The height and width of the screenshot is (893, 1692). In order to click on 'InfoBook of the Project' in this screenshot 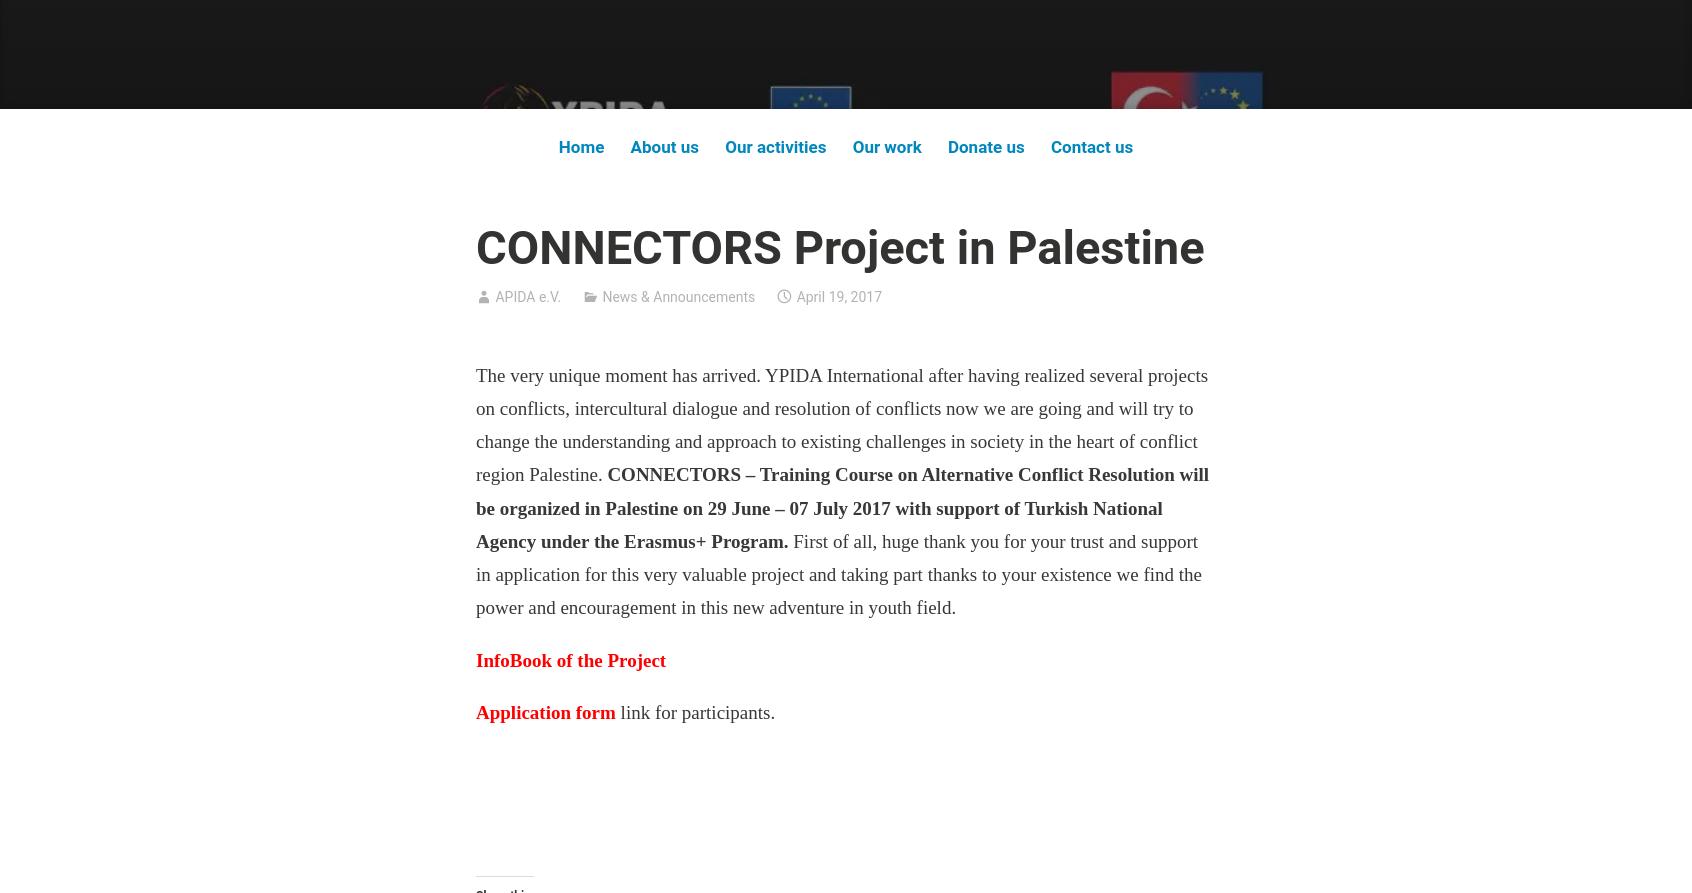, I will do `click(570, 659)`.